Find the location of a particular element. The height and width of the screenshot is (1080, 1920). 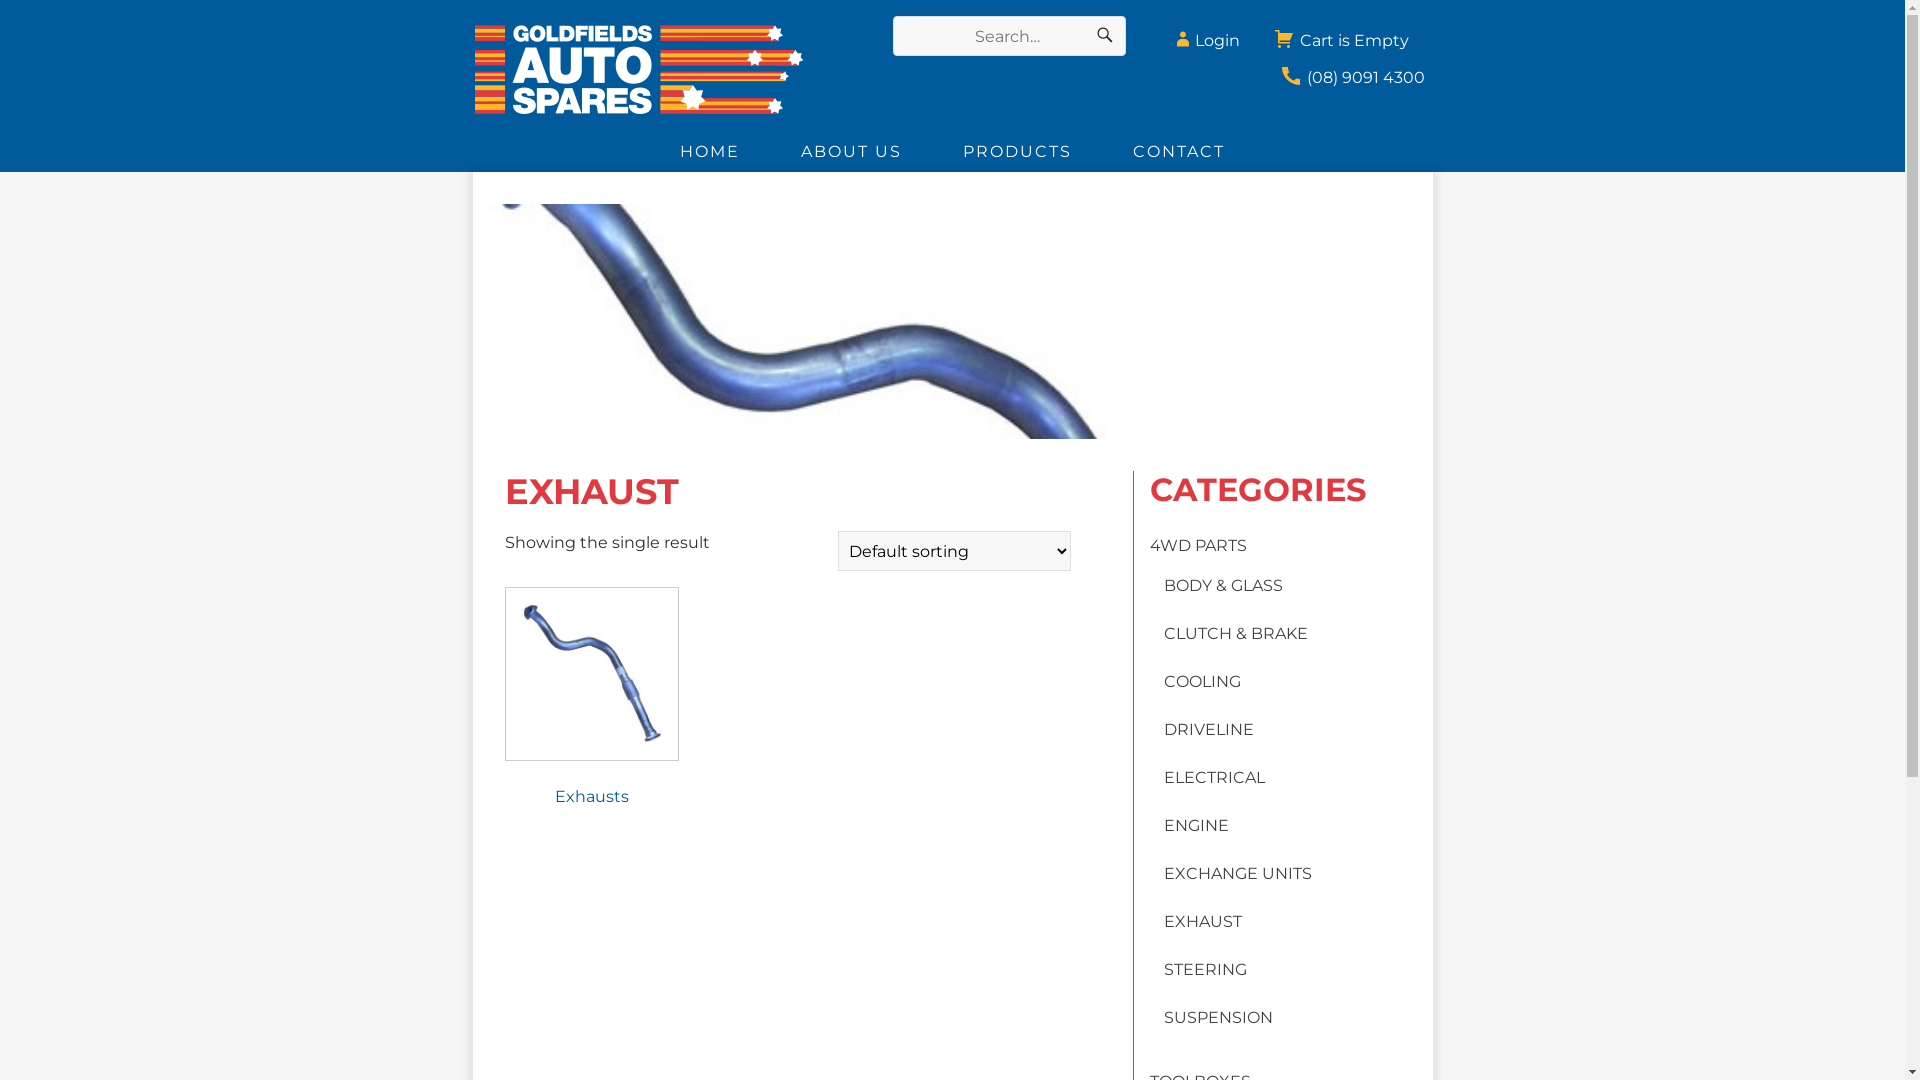

'STEERING' is located at coordinates (1204, 968).